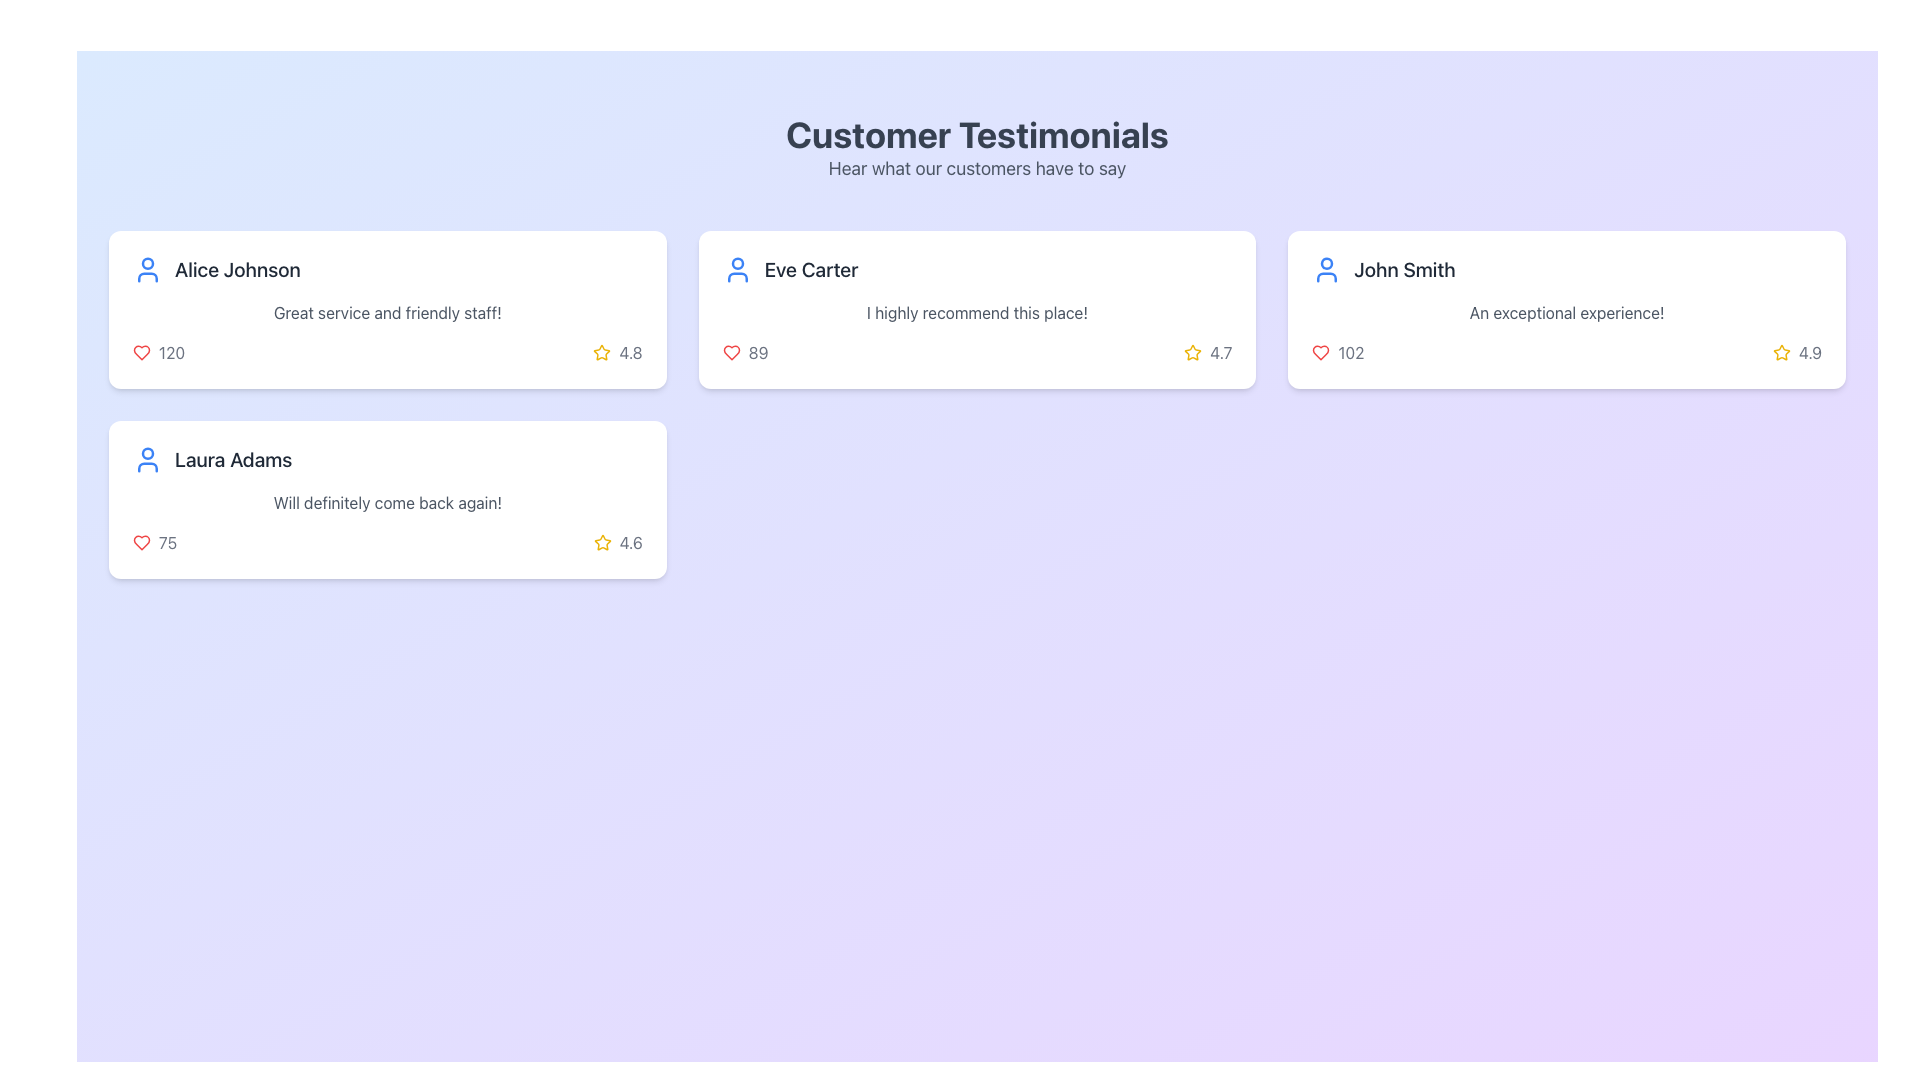  I want to click on the star-shaped icon with a golden yellow outline that indicates a rating, located in the bottom right corner of the testimonial card, preceding the text '4.9', so click(1781, 352).